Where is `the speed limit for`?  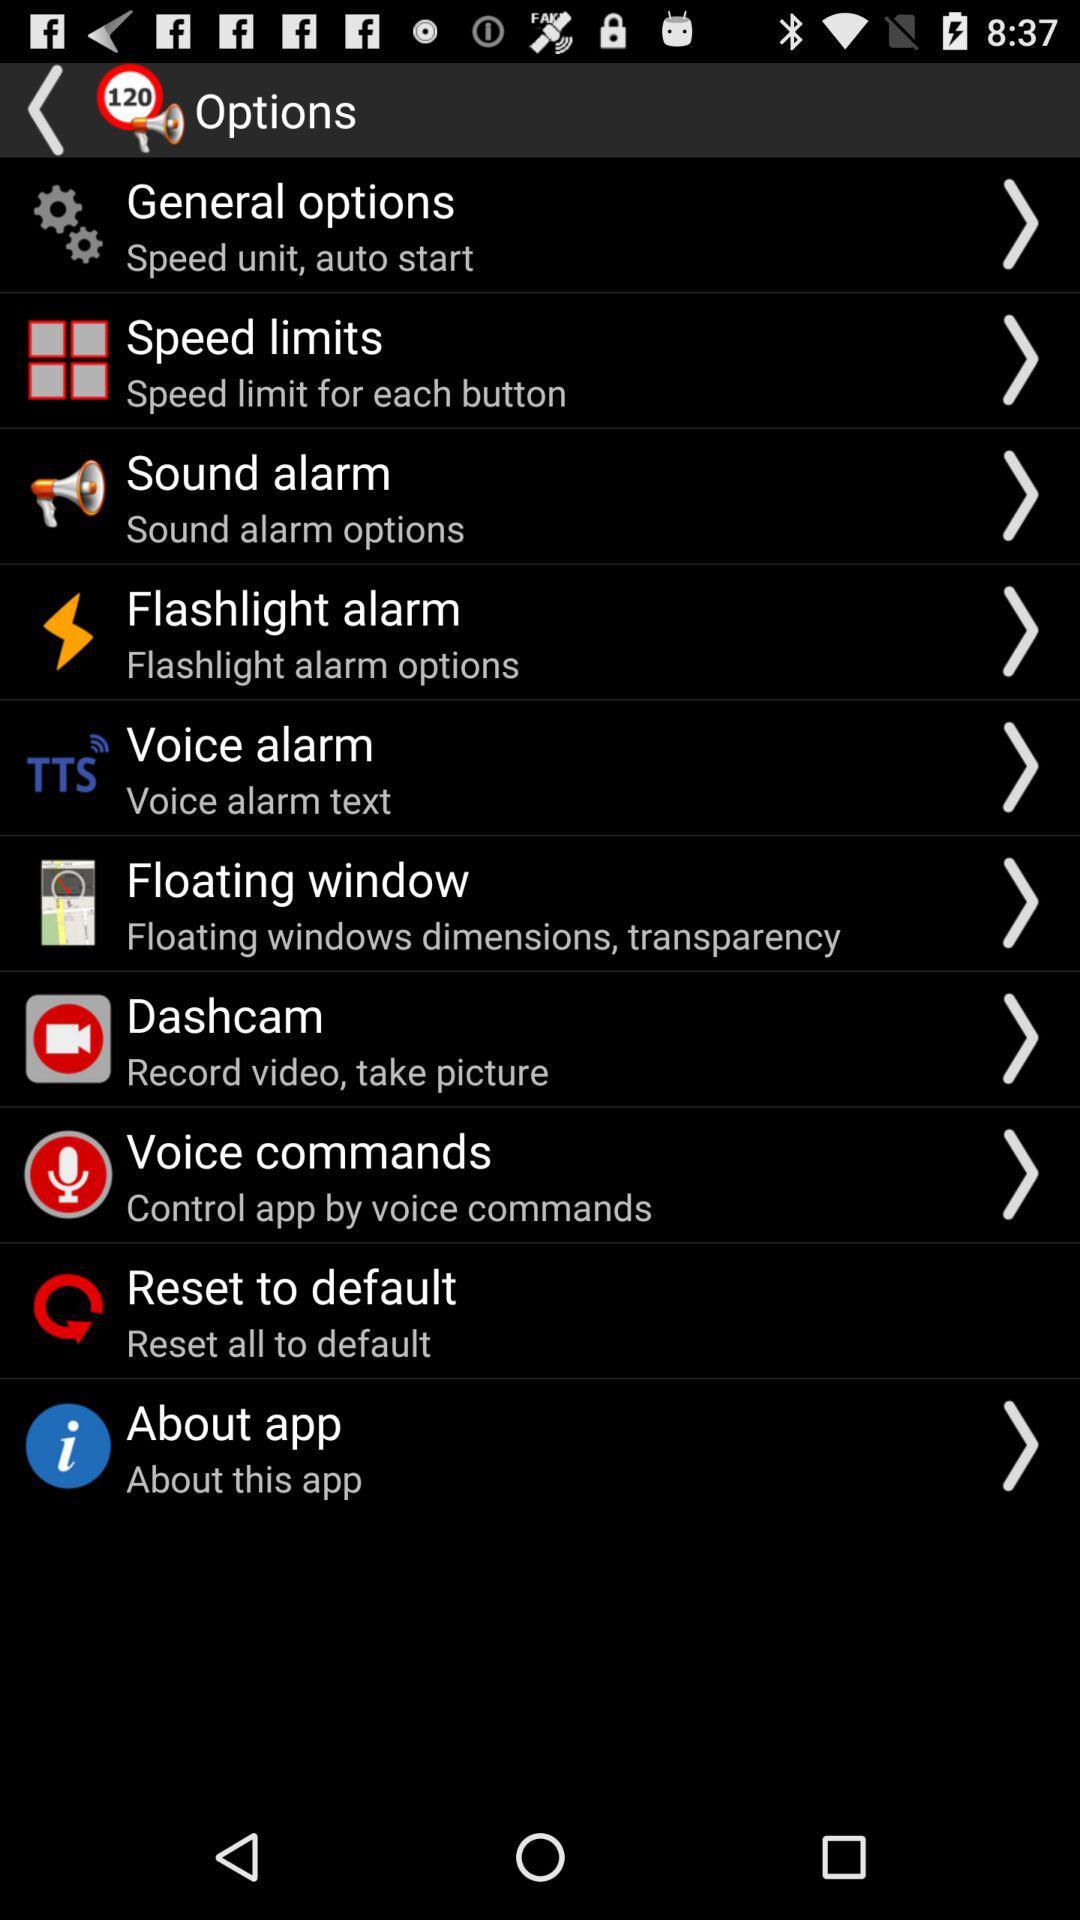 the speed limit for is located at coordinates (345, 392).